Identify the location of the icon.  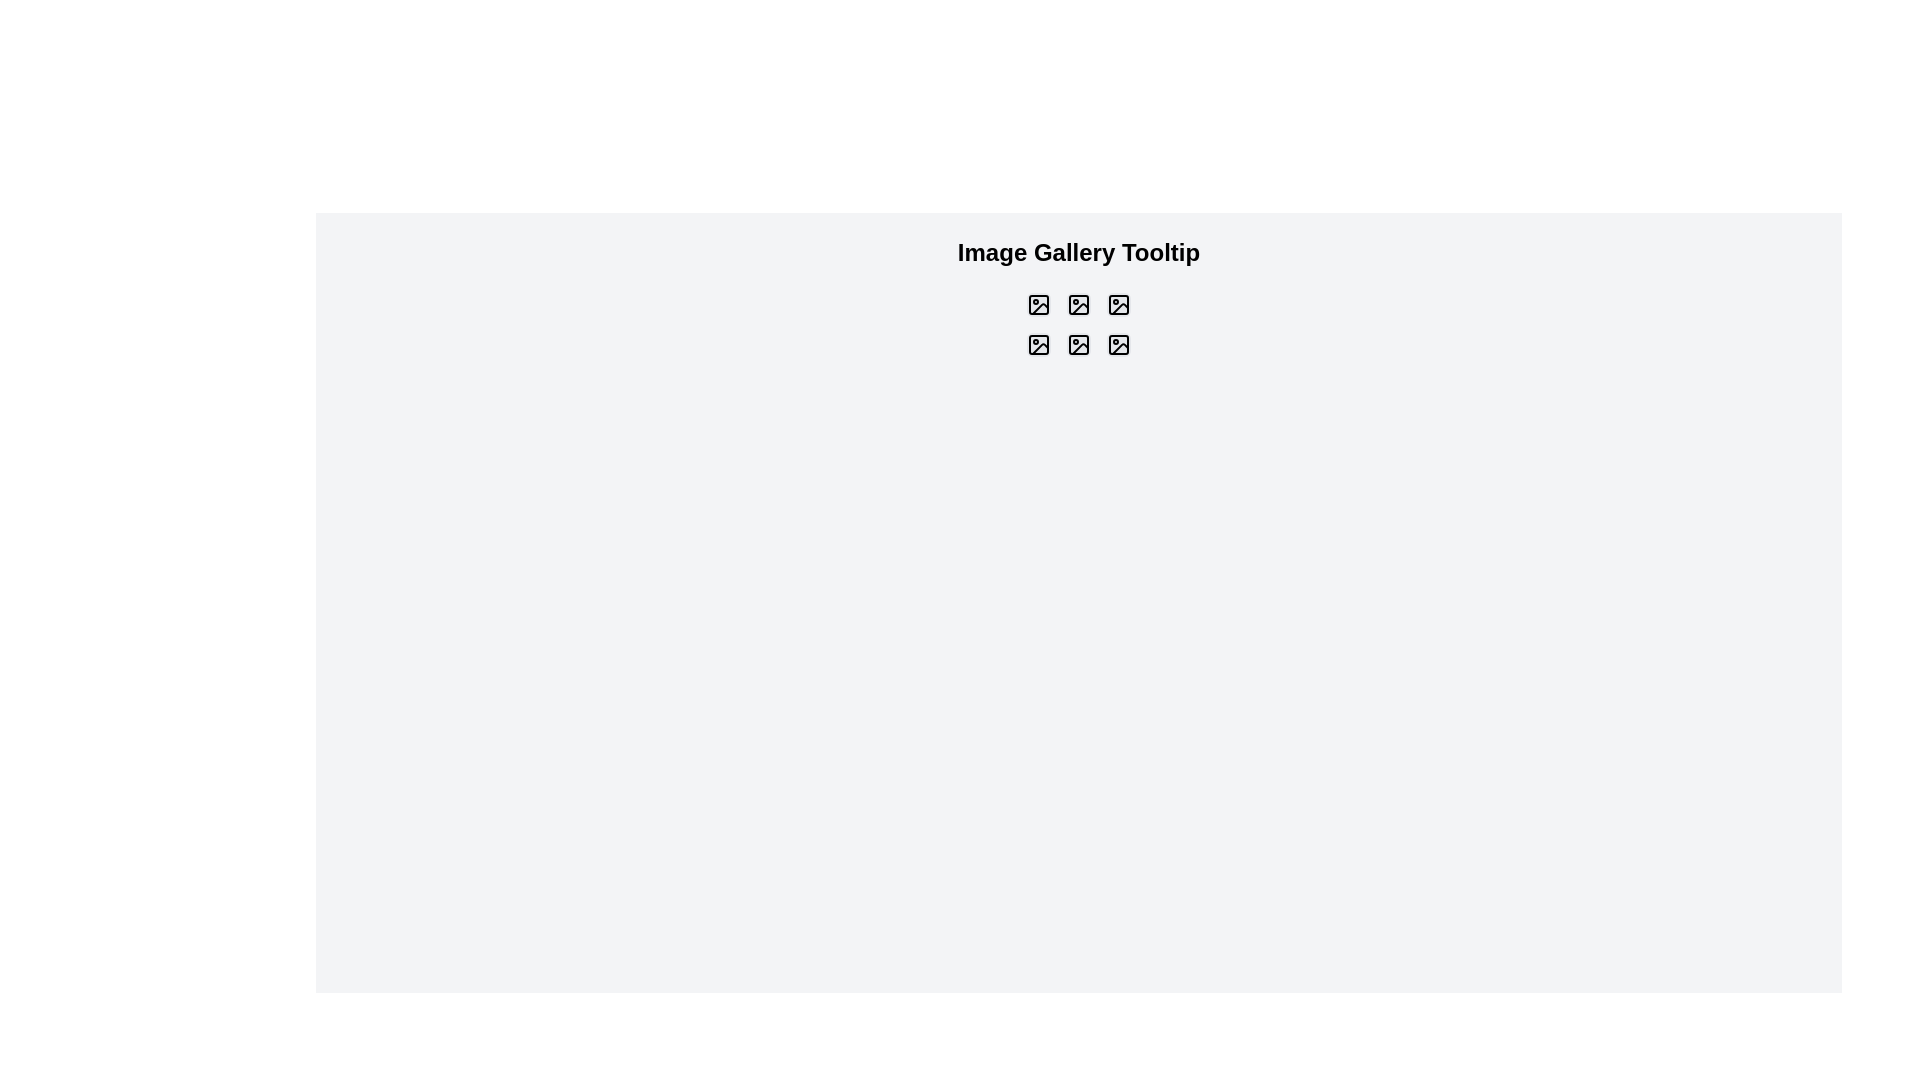
(1038, 304).